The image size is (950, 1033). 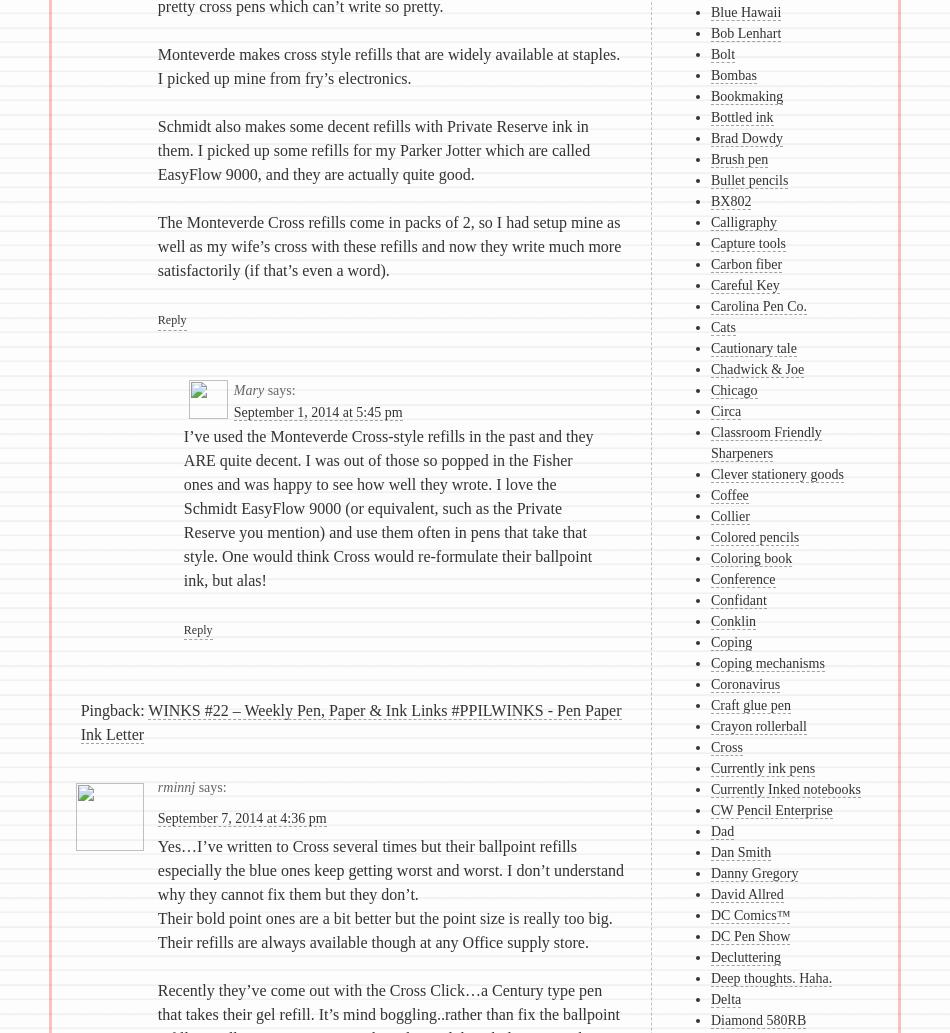 I want to click on 'Dan Smith', so click(x=739, y=852).